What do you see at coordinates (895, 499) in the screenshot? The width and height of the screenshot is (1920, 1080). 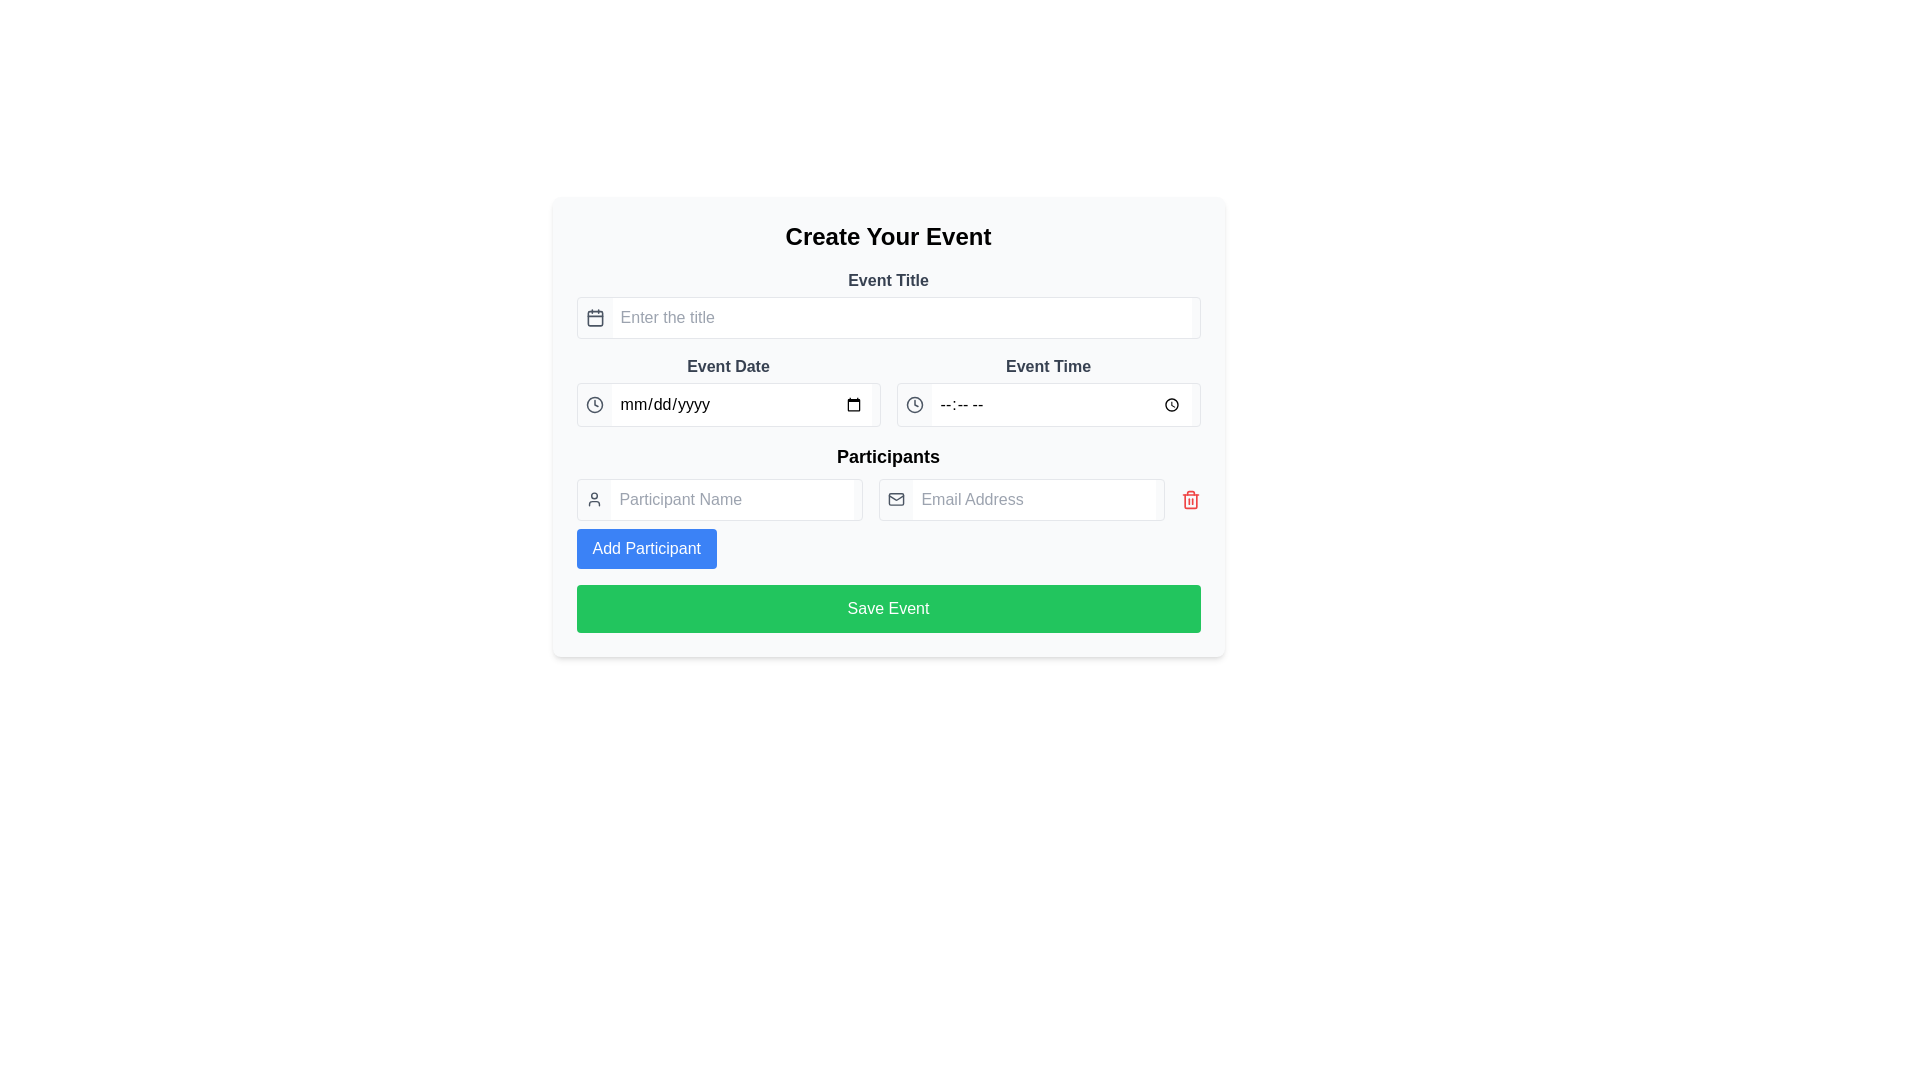 I see `the mail icon, which is a gray rectangular graphic representing a participant's email entry in the Participants section, specifically located in the second input field row` at bounding box center [895, 499].